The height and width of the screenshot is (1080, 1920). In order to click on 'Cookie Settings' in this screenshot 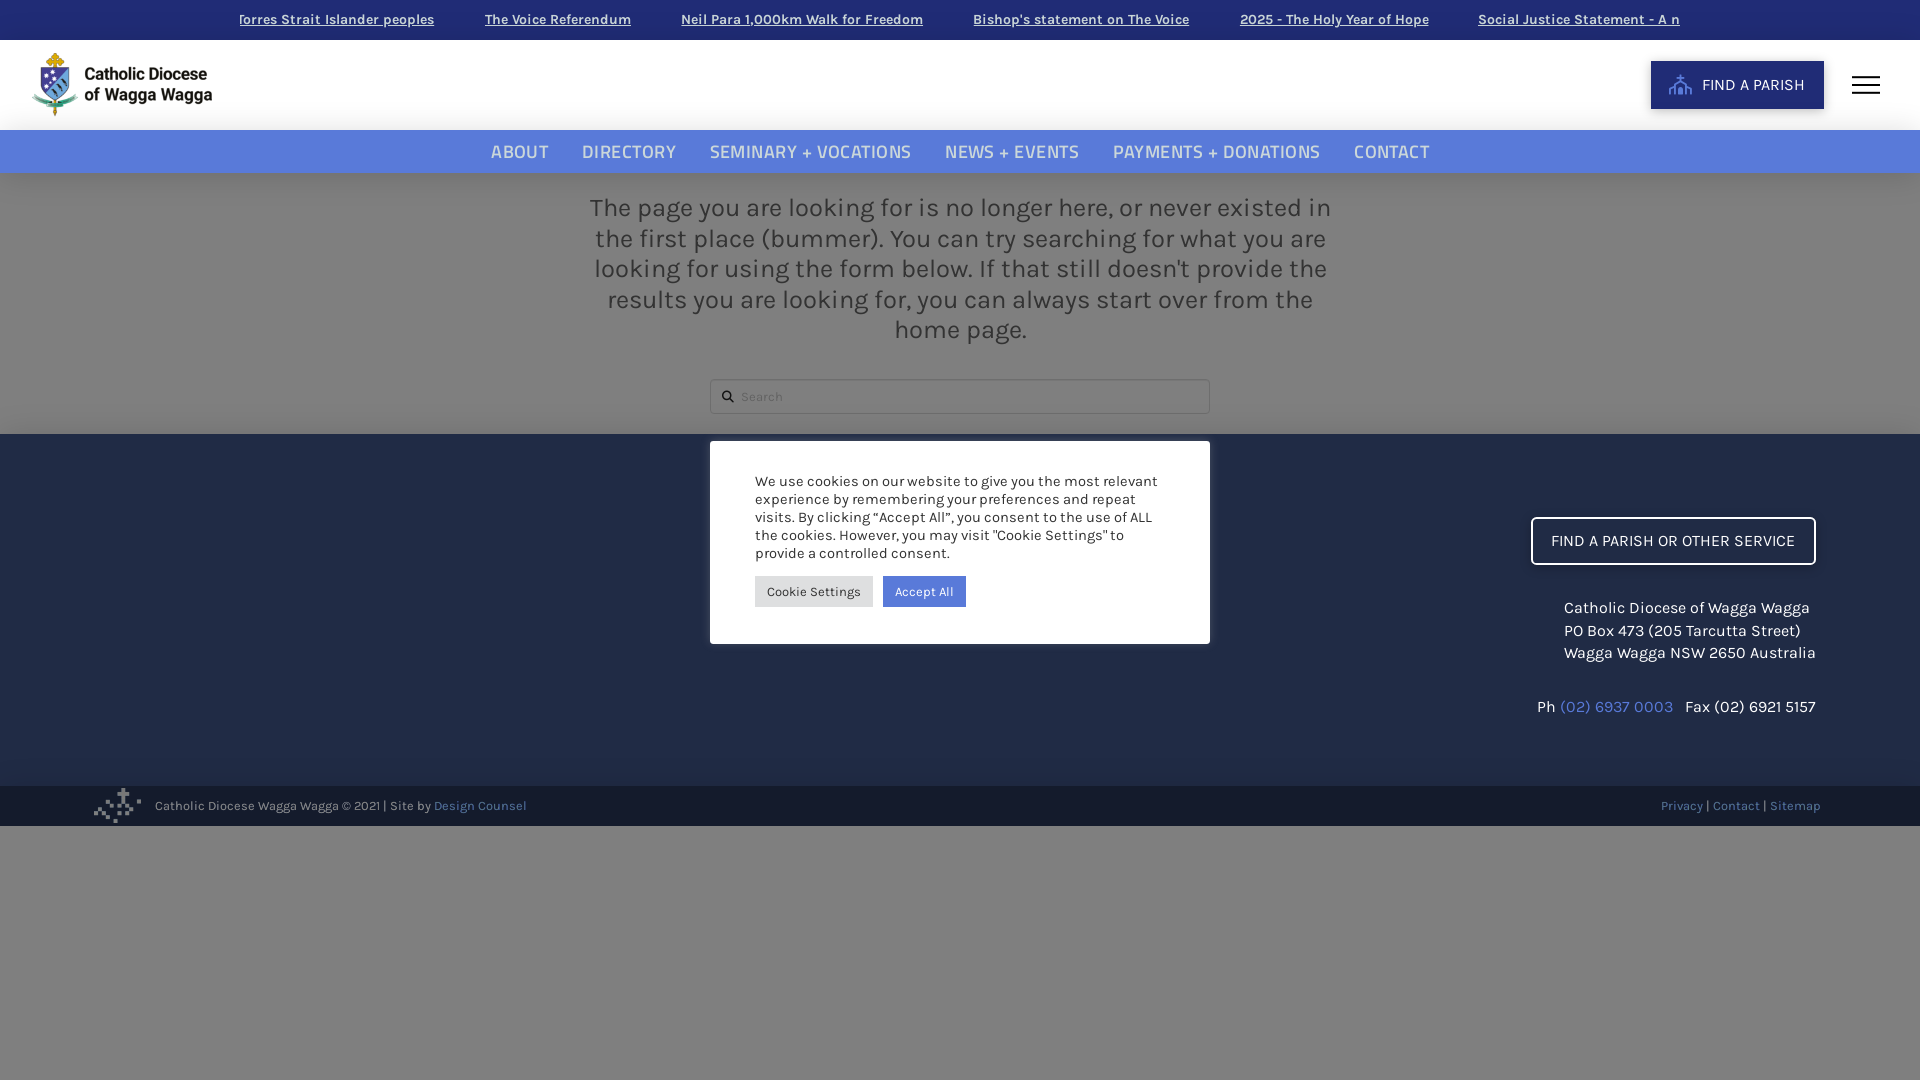, I will do `click(814, 590)`.